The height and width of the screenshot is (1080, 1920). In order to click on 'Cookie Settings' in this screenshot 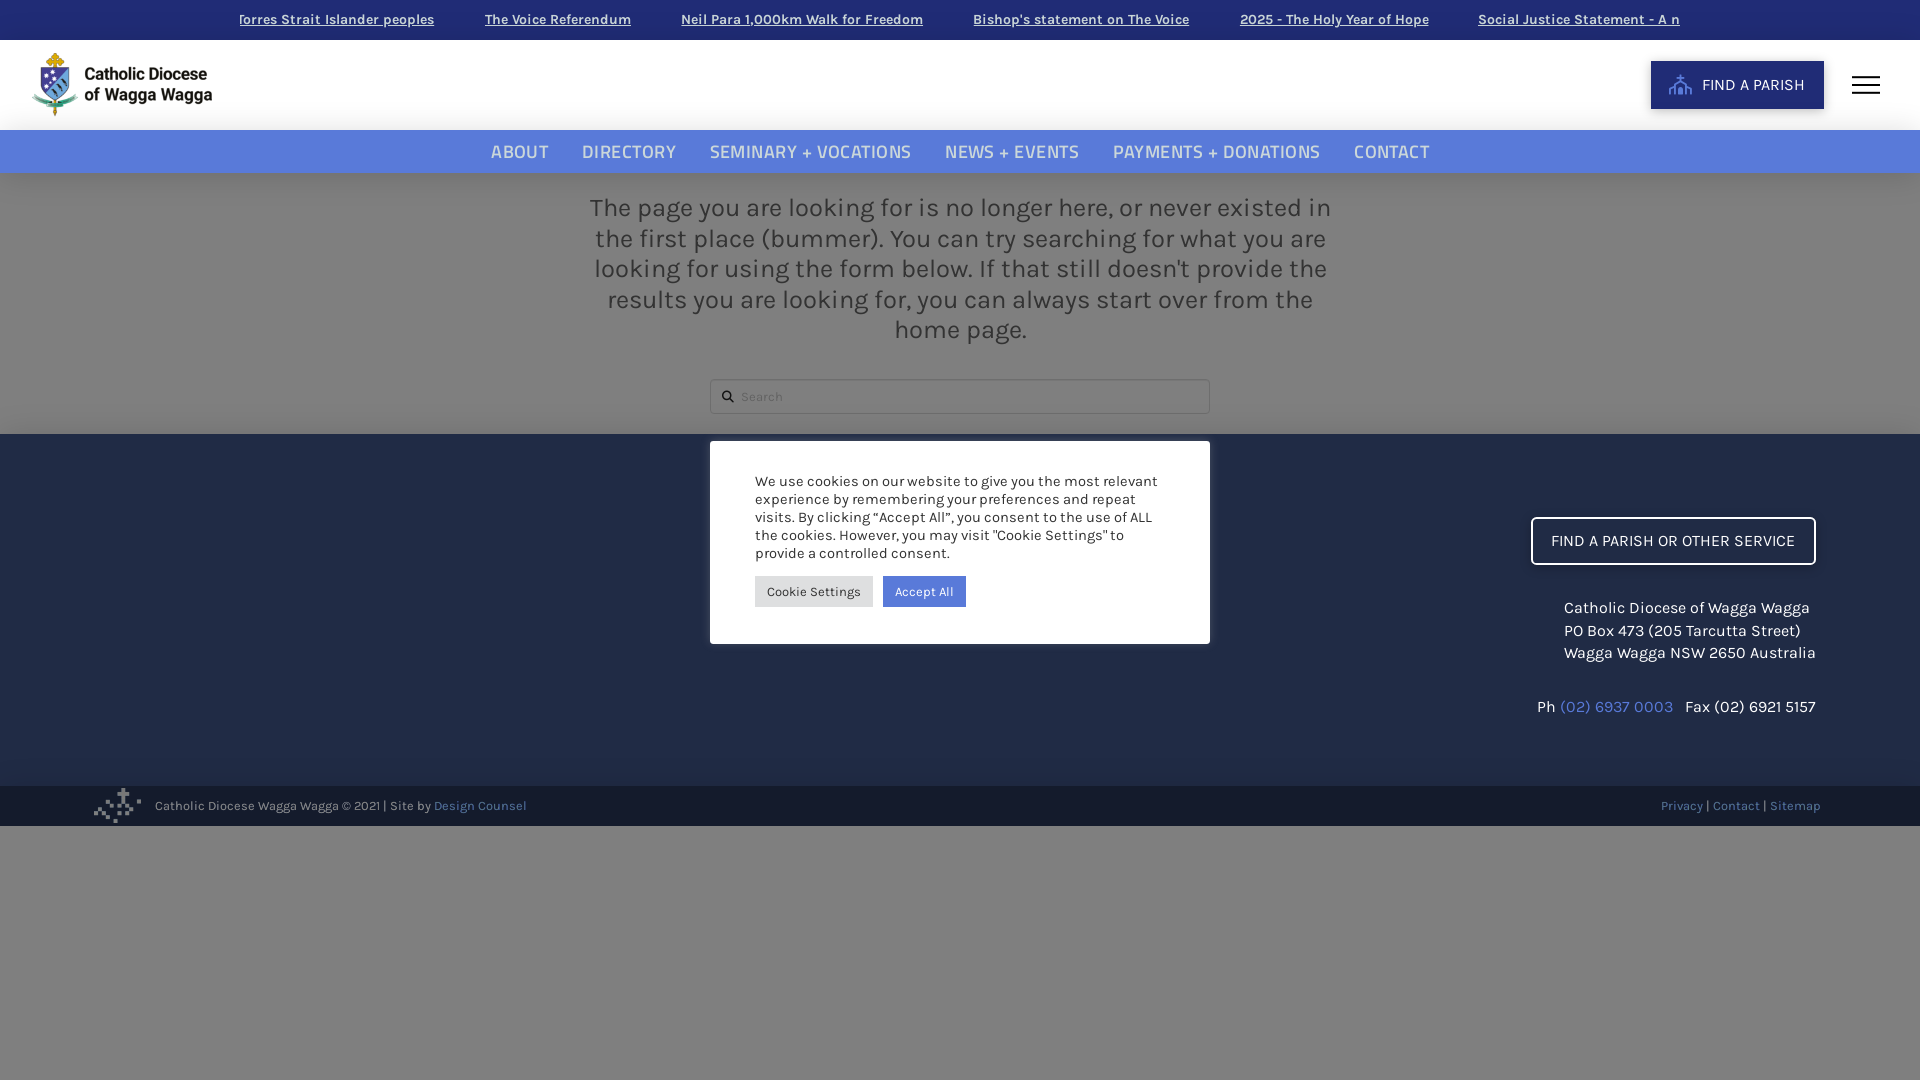, I will do `click(814, 590)`.